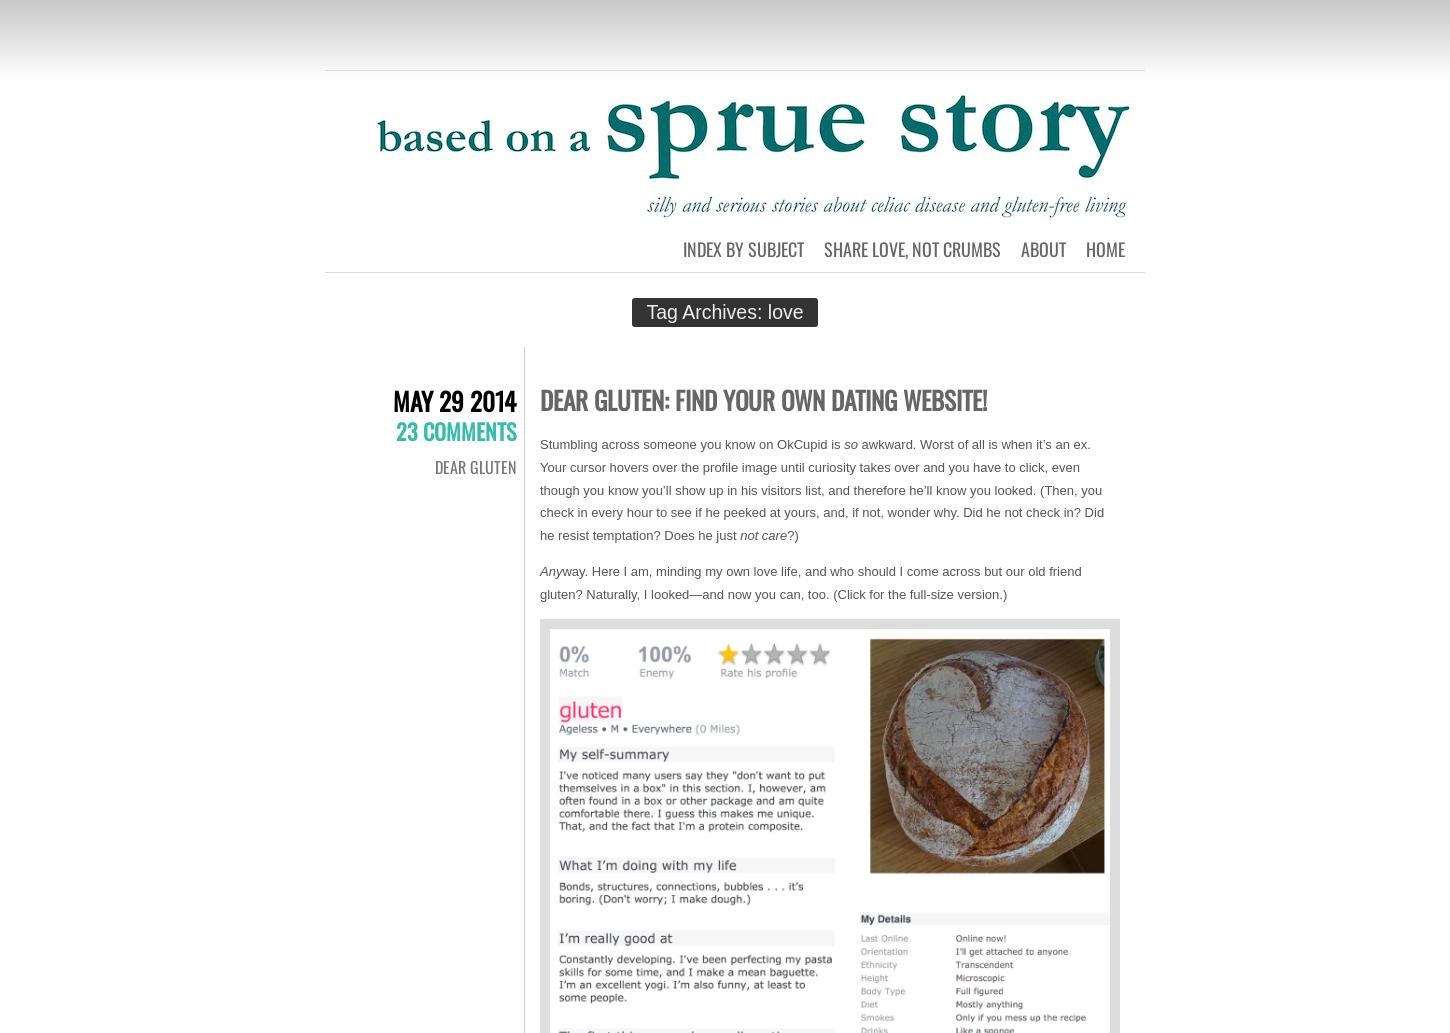  Describe the element at coordinates (455, 430) in the screenshot. I see `'23 Comments'` at that location.